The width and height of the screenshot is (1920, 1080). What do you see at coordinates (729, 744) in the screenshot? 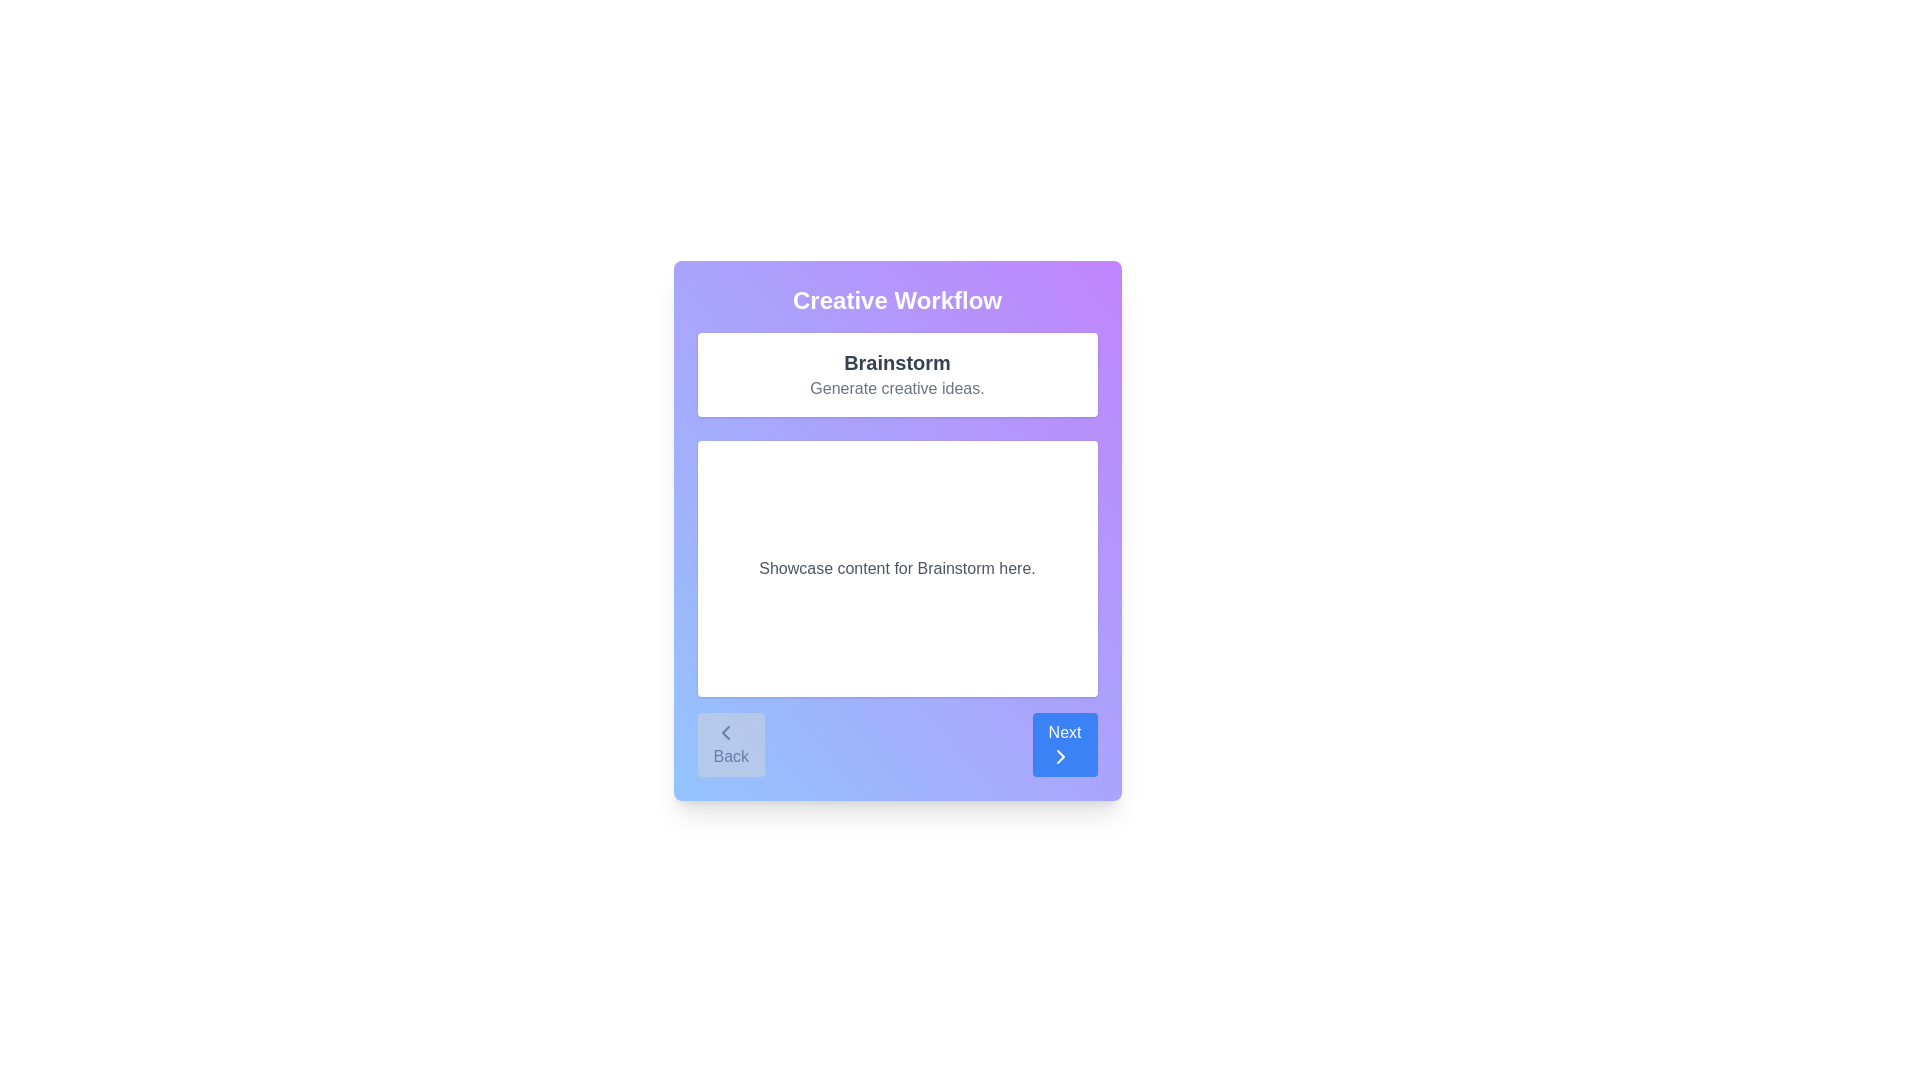
I see `the 'Back' button to navigate to the previous step` at bounding box center [729, 744].